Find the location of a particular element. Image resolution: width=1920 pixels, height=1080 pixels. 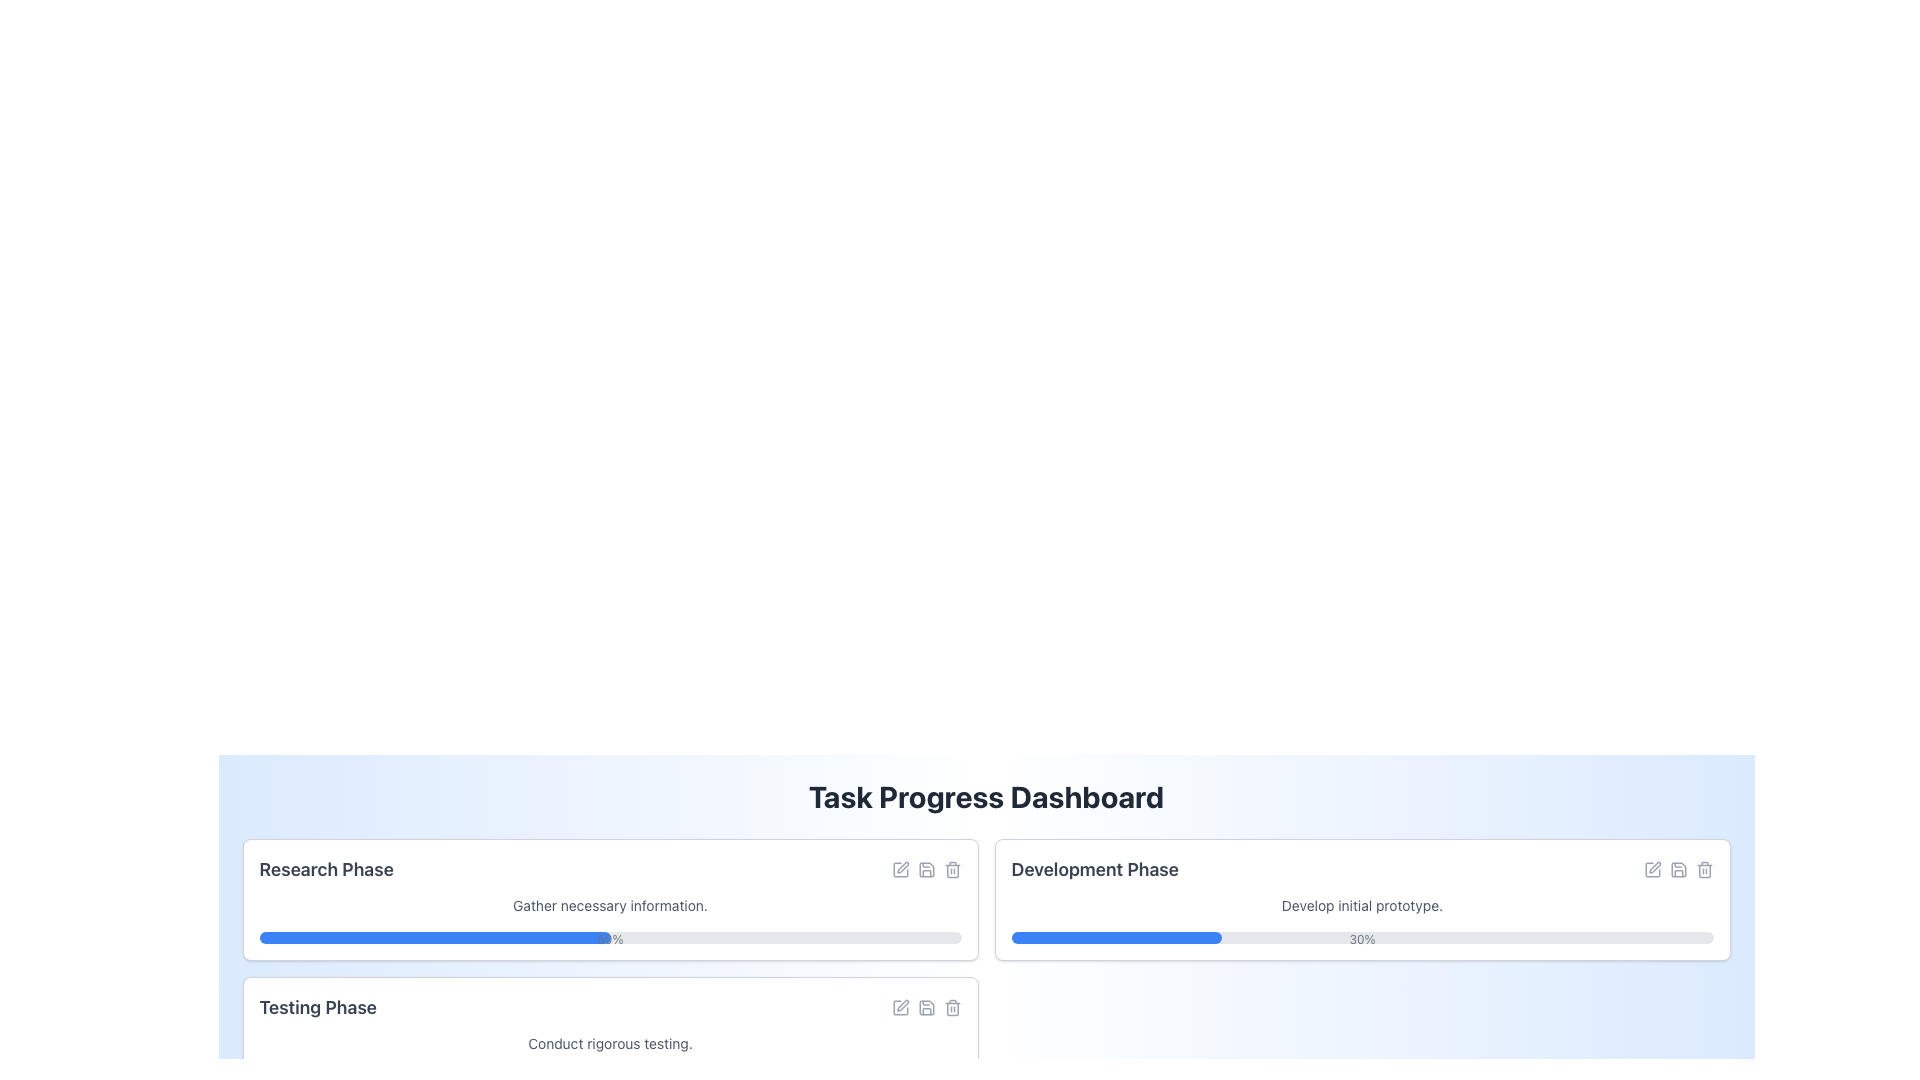

the blue Progress Bar Segment located in the 'Development Phase' section of the 'Task Progress Dashboard' is located at coordinates (1115, 937).